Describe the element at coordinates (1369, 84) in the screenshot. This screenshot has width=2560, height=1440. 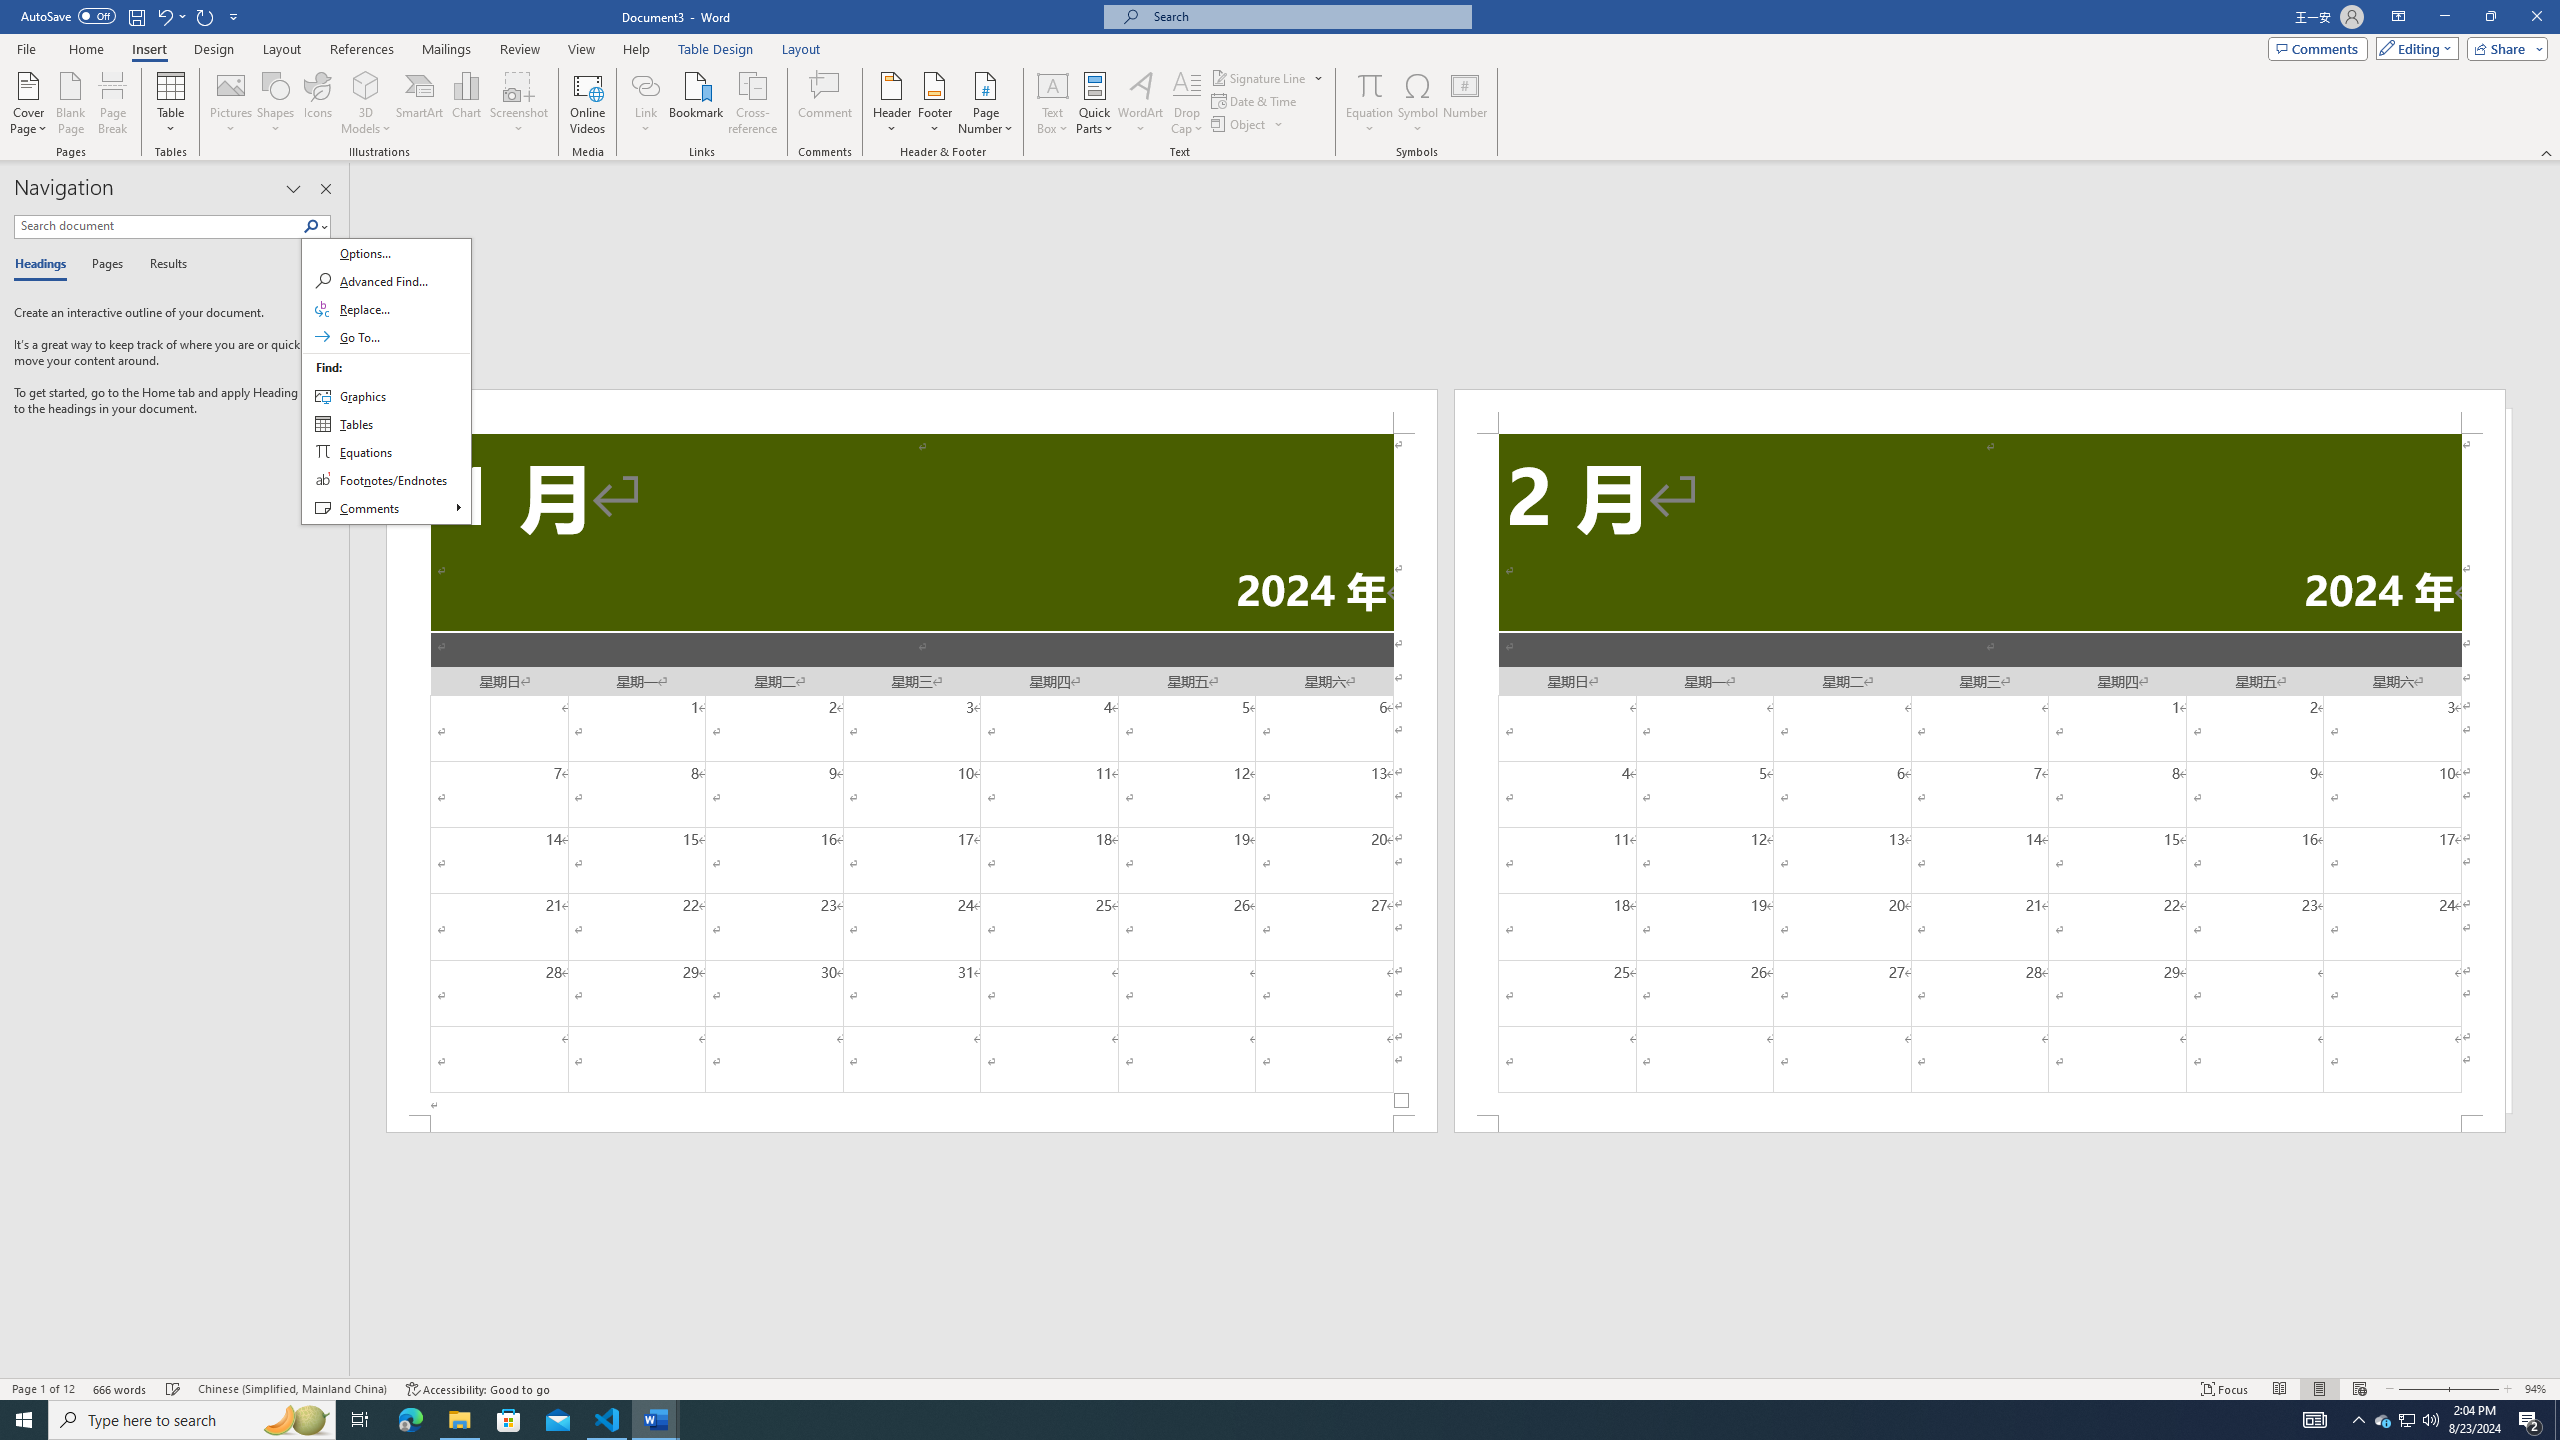
I see `'Equation'` at that location.